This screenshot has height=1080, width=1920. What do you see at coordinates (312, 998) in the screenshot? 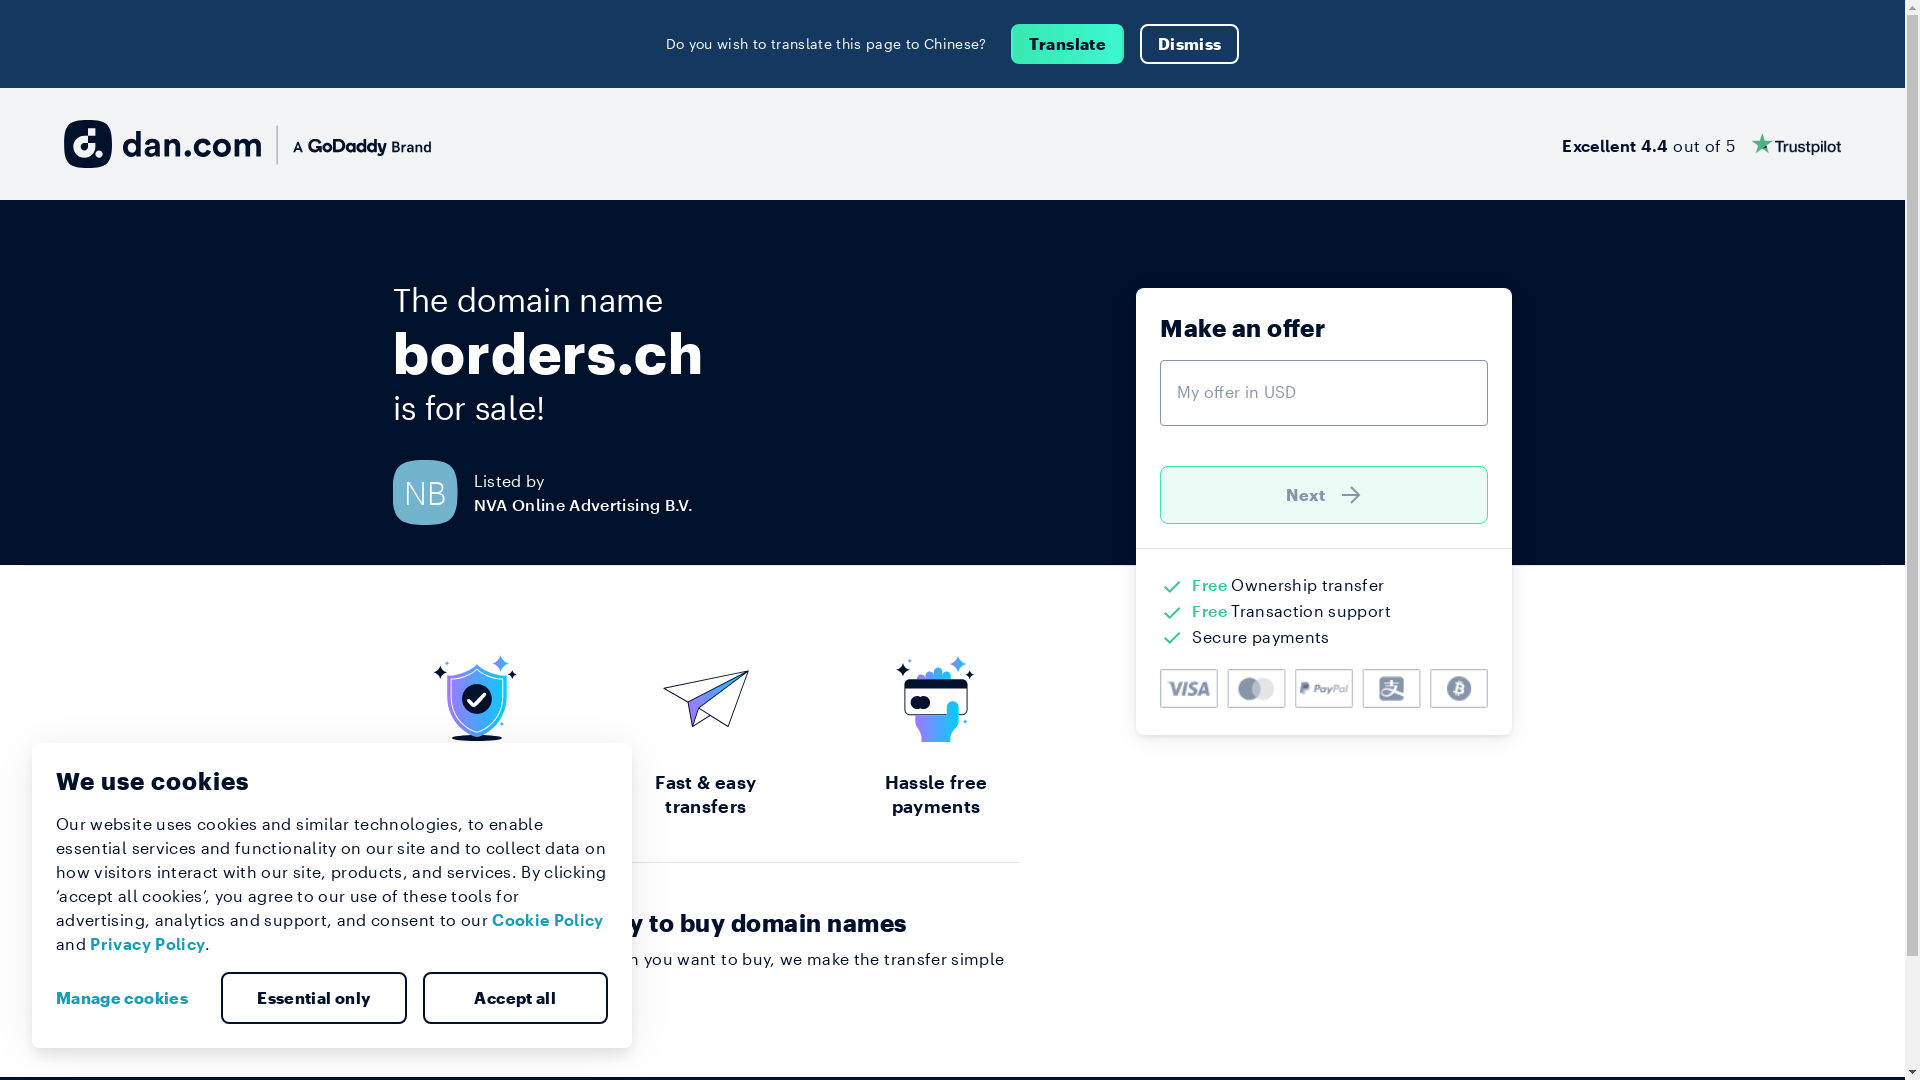
I see `'Essential only'` at bounding box center [312, 998].